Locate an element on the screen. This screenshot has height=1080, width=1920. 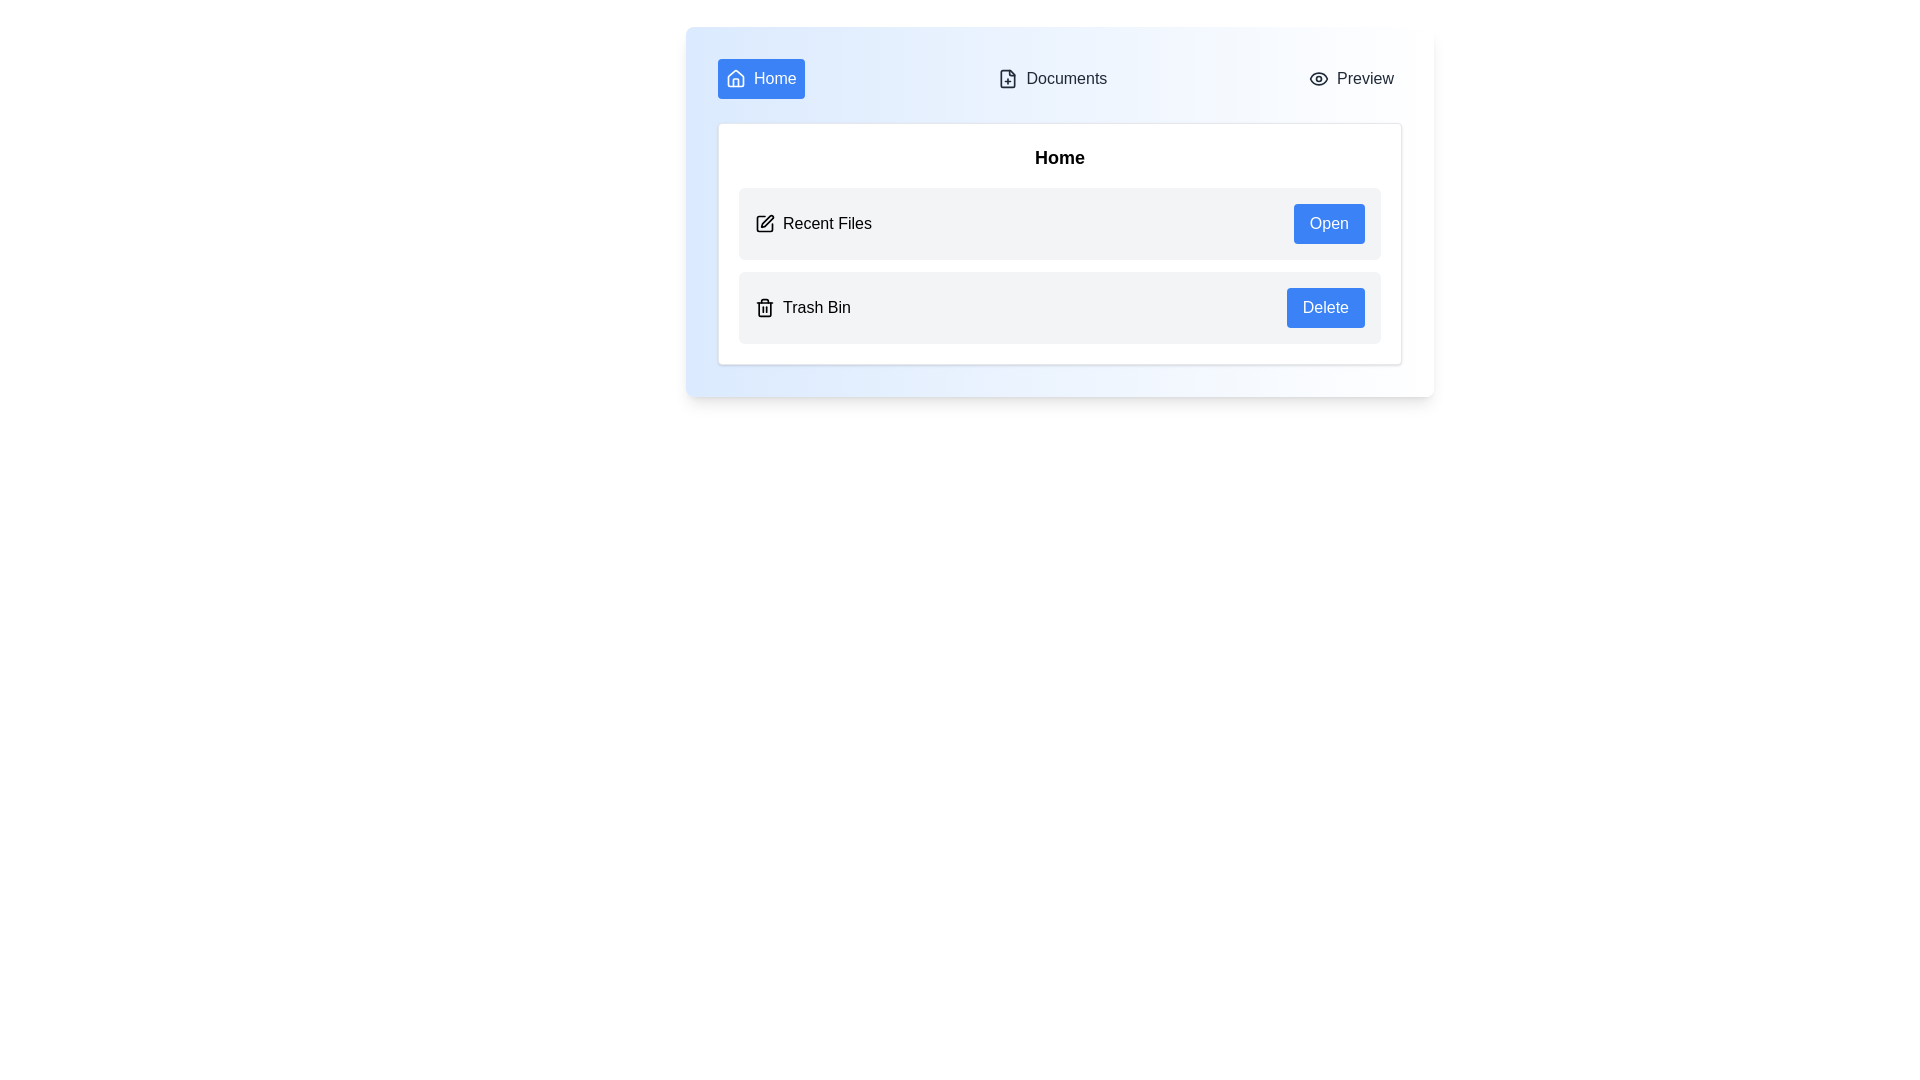
on the 'Documents' navigation link located in the horizontal navigation bar, which is positioned between the 'Home' and 'Preview' elements is located at coordinates (1051, 77).